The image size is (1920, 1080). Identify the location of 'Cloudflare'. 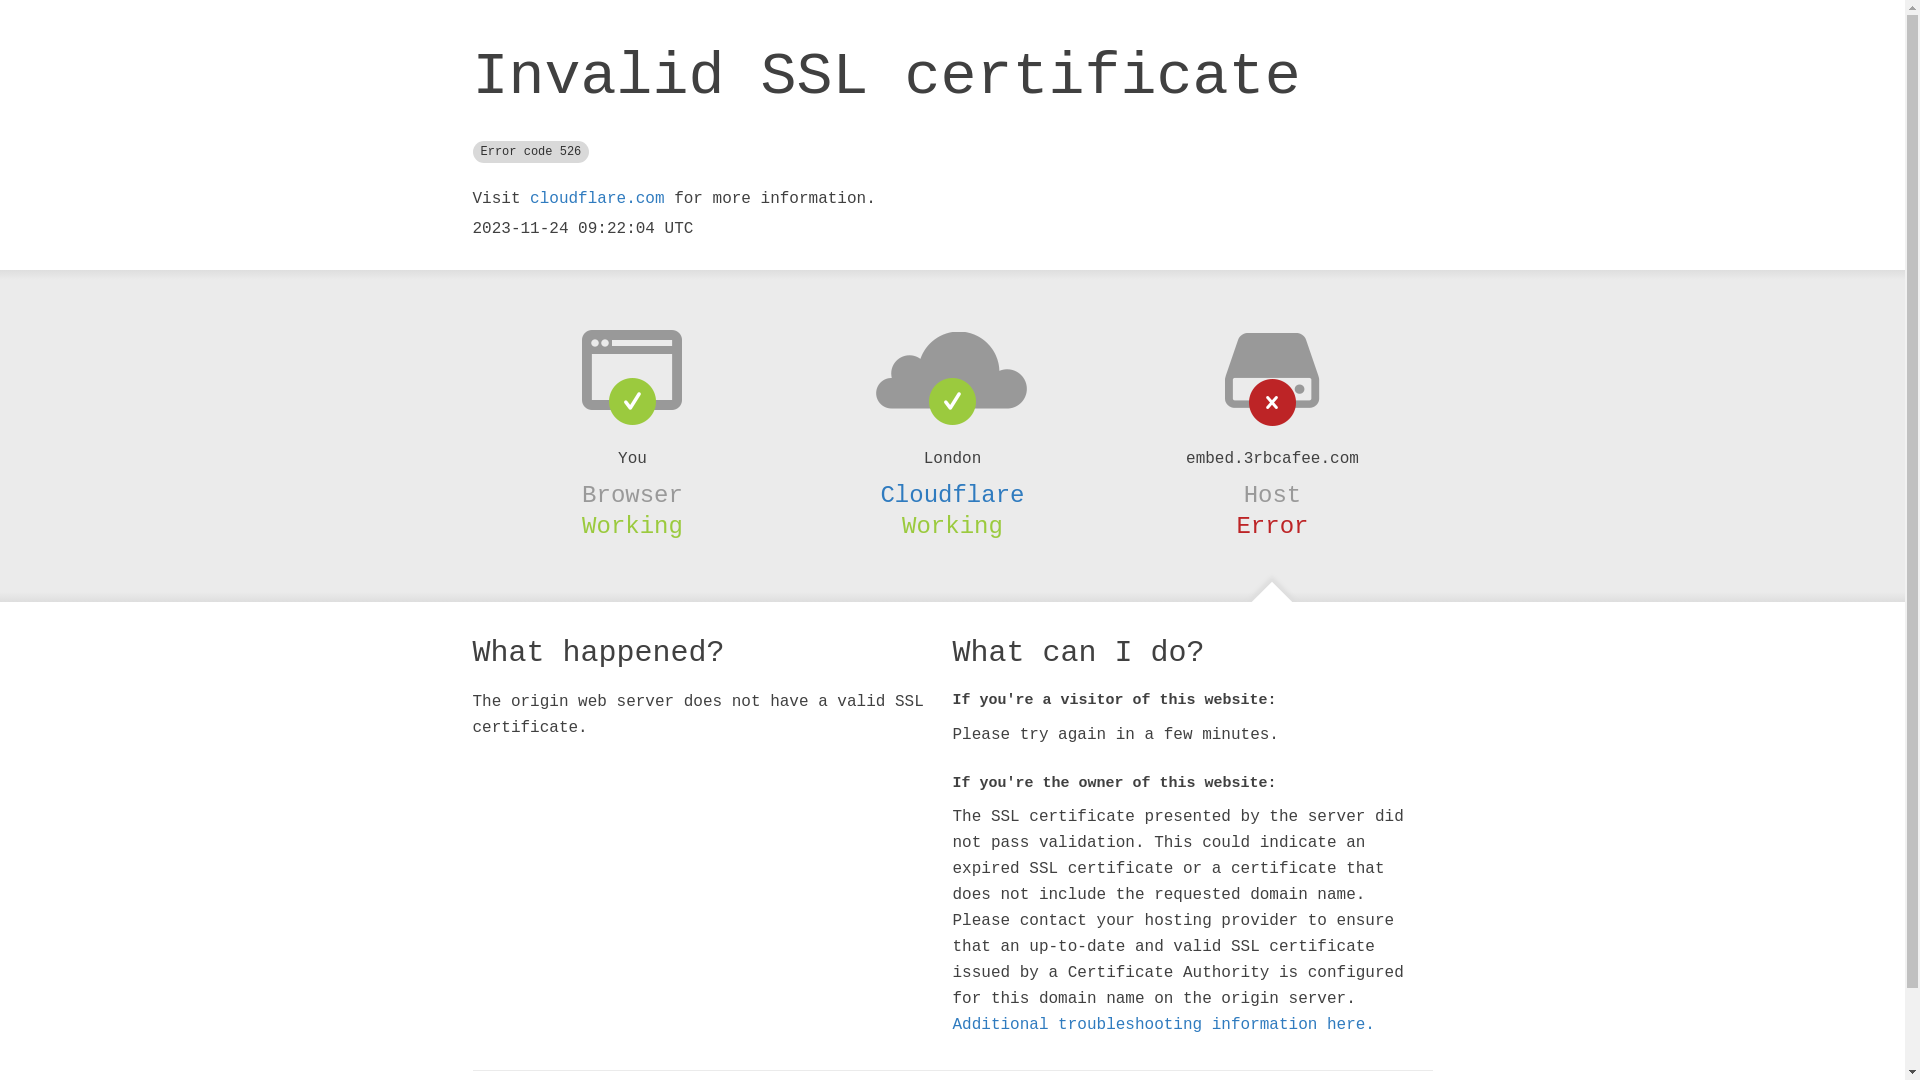
(950, 495).